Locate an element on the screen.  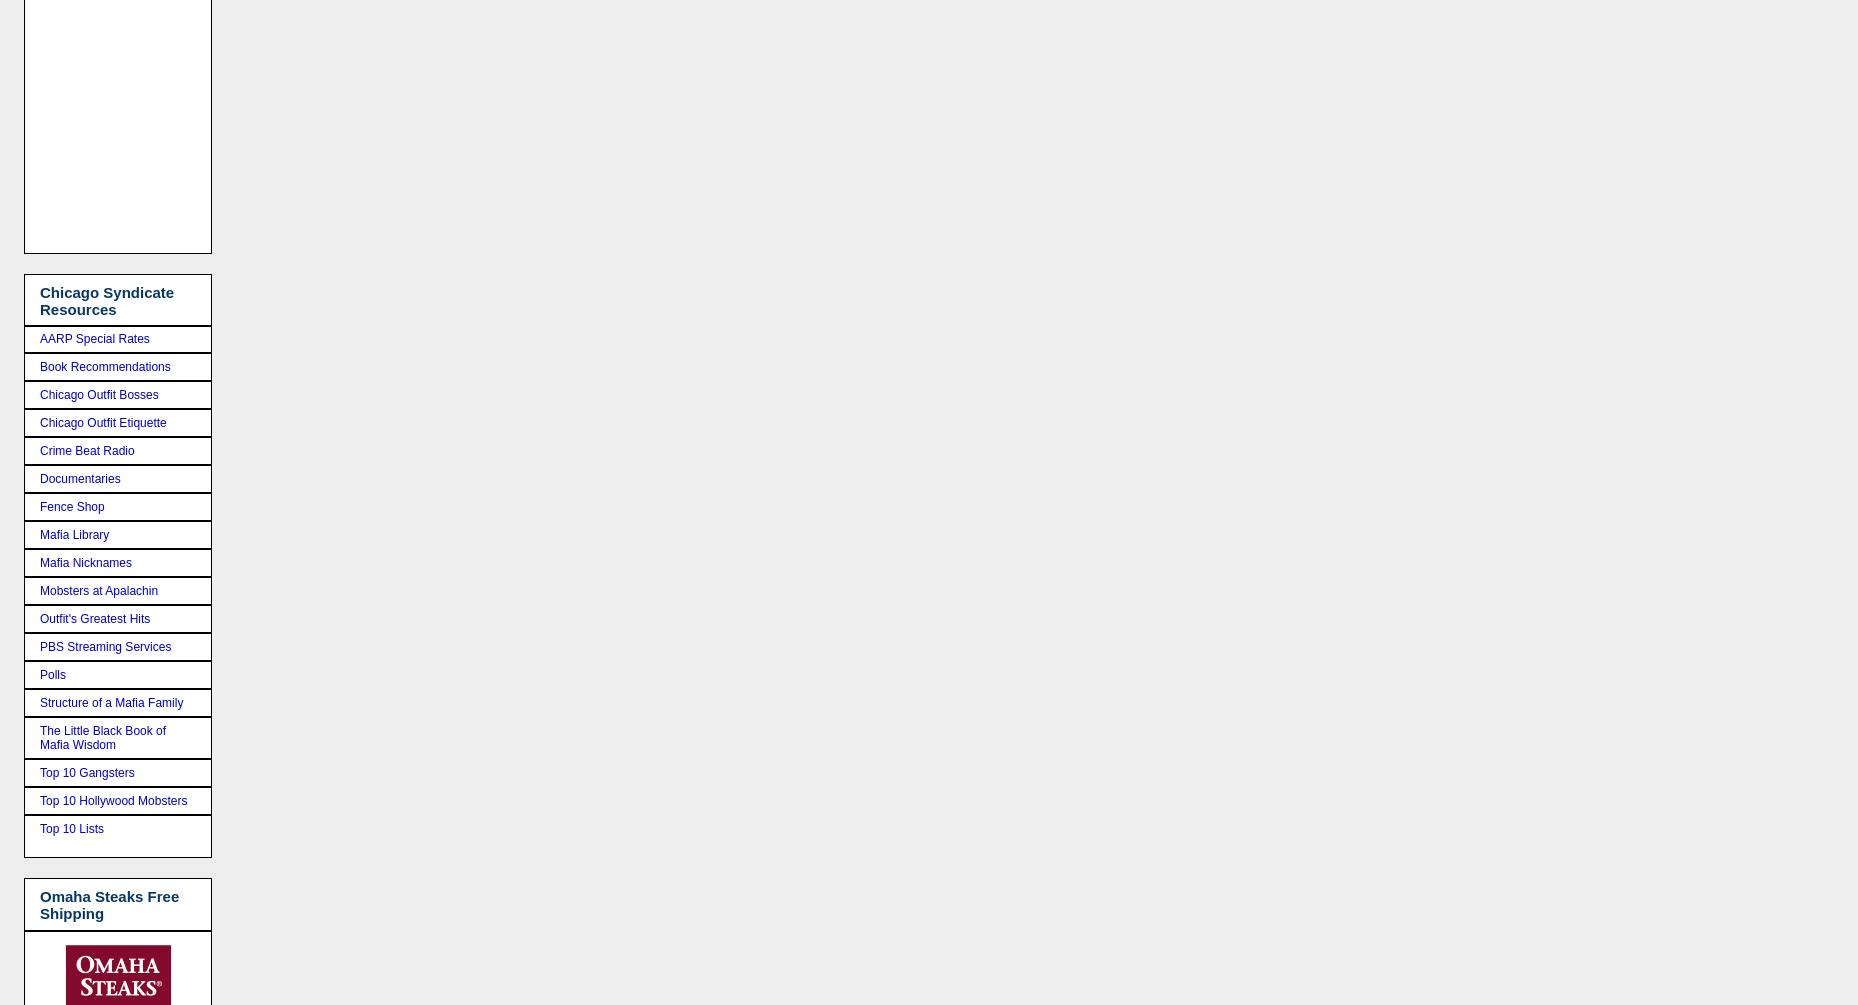
'Top 10 Hollywood Mobsters' is located at coordinates (38, 800).